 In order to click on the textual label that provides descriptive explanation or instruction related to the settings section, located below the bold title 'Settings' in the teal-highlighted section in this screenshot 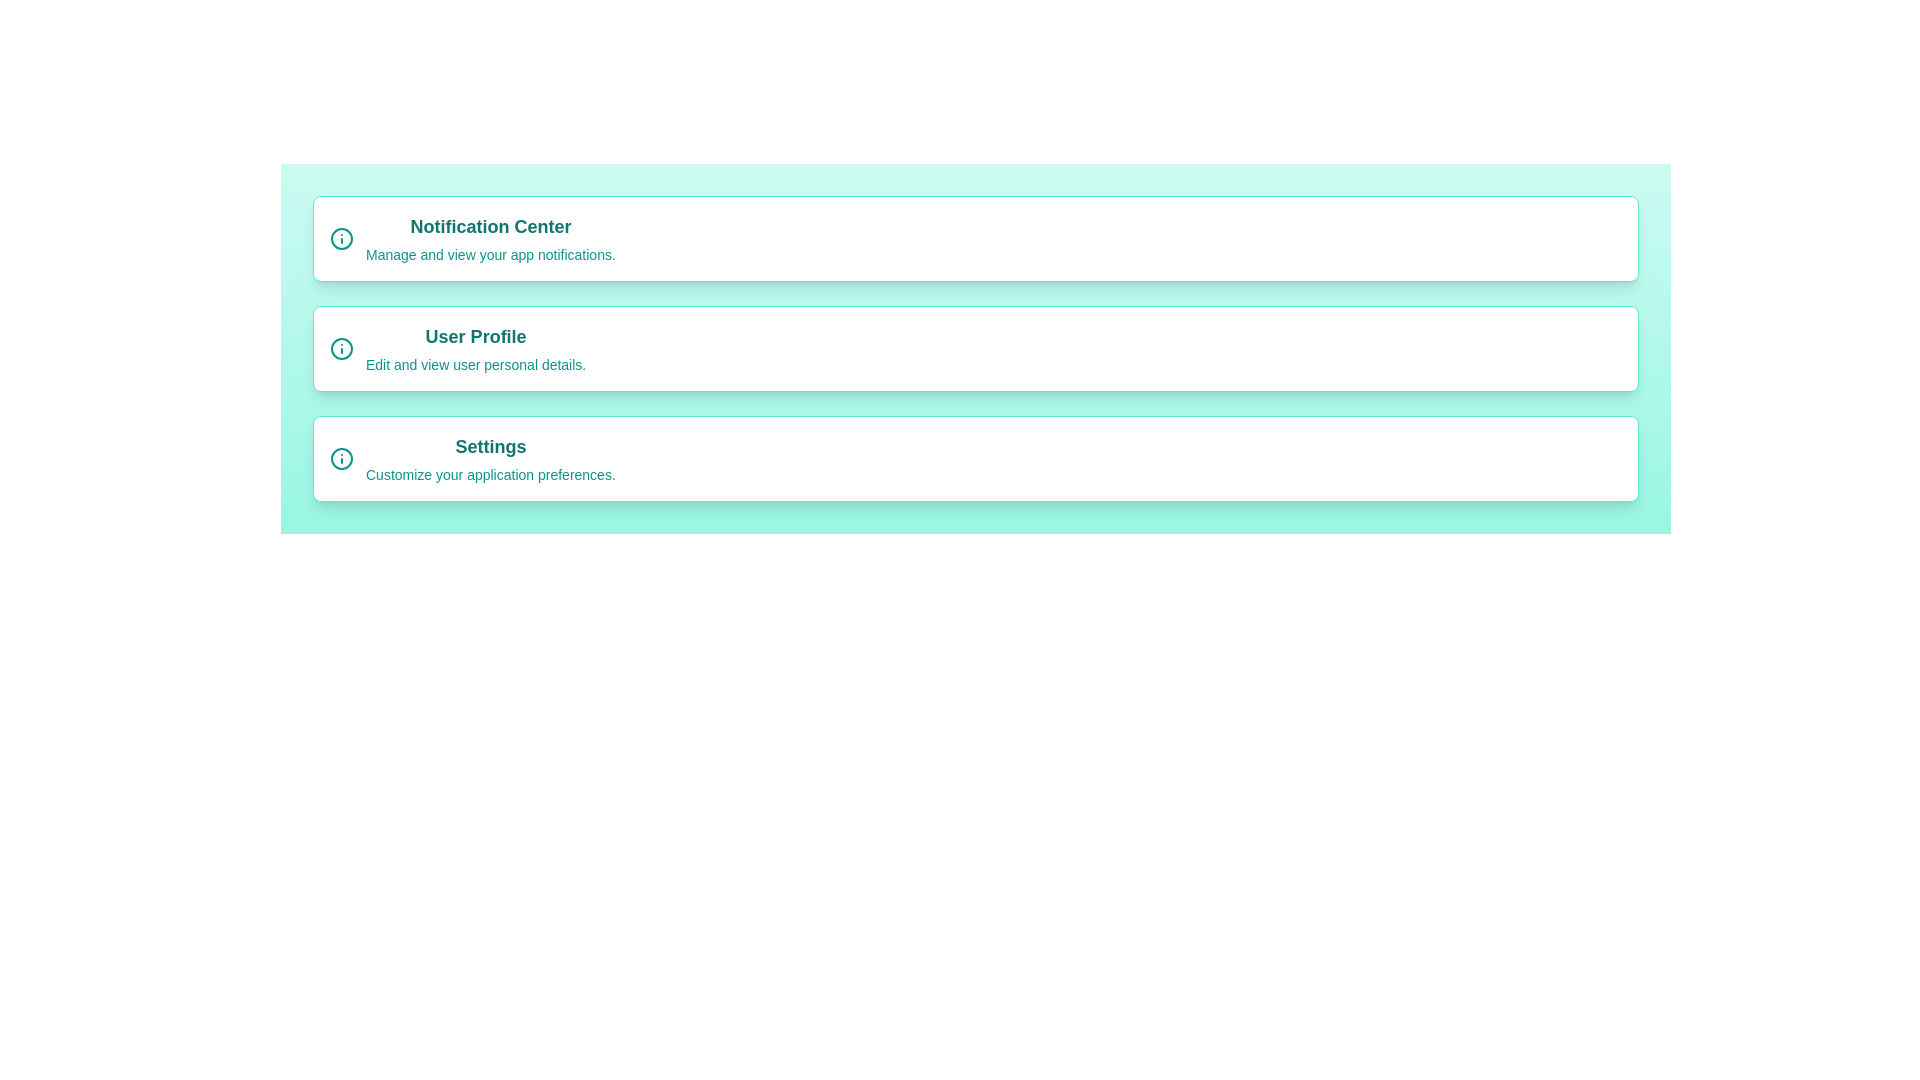, I will do `click(490, 474)`.